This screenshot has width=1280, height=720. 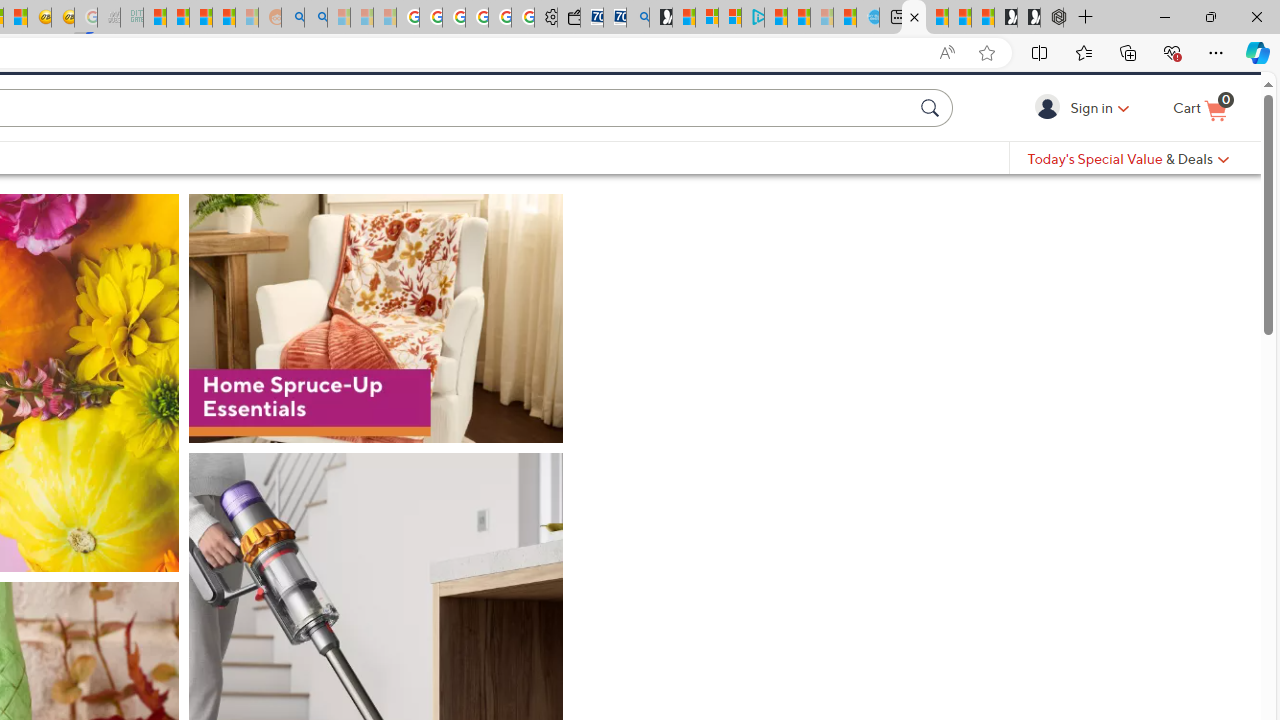 I want to click on 'Sign in', so click(x=1049, y=140).